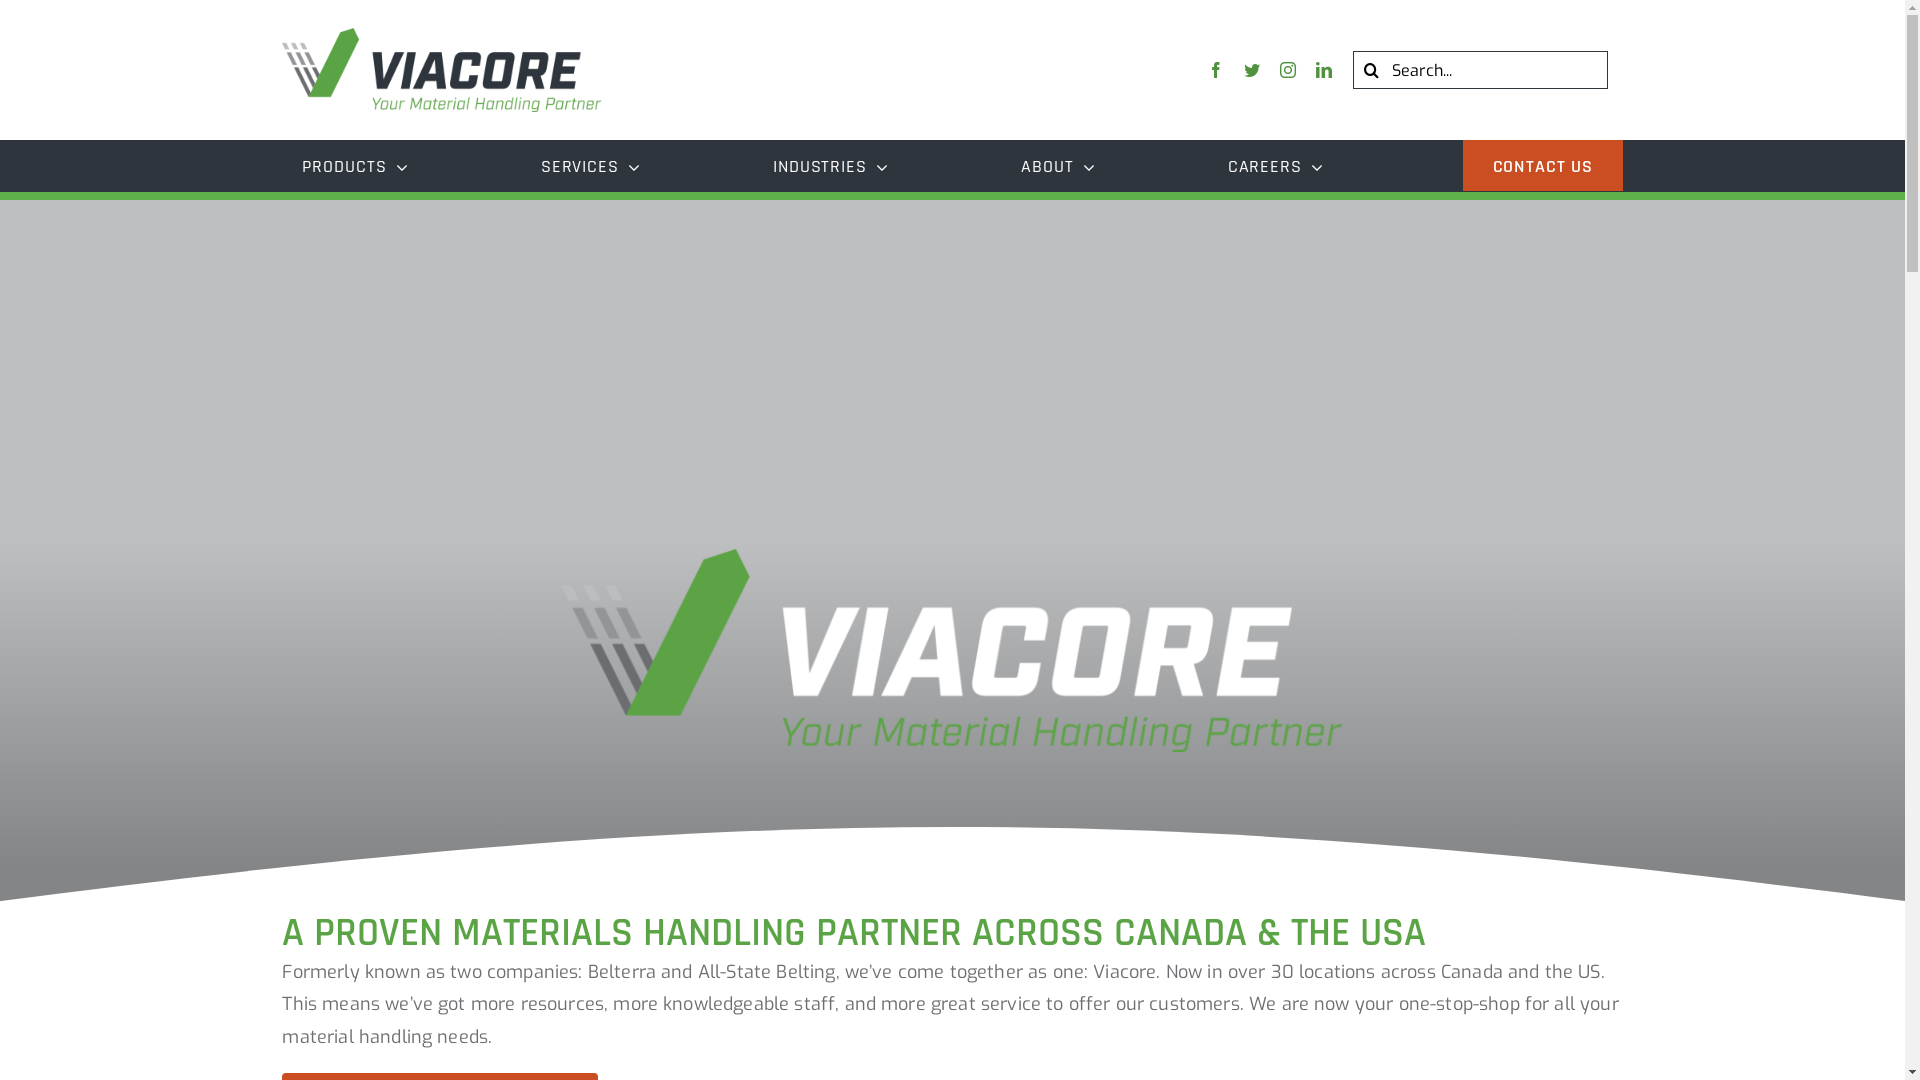 This screenshot has height=1080, width=1920. I want to click on 'Twitter', so click(1251, 68).